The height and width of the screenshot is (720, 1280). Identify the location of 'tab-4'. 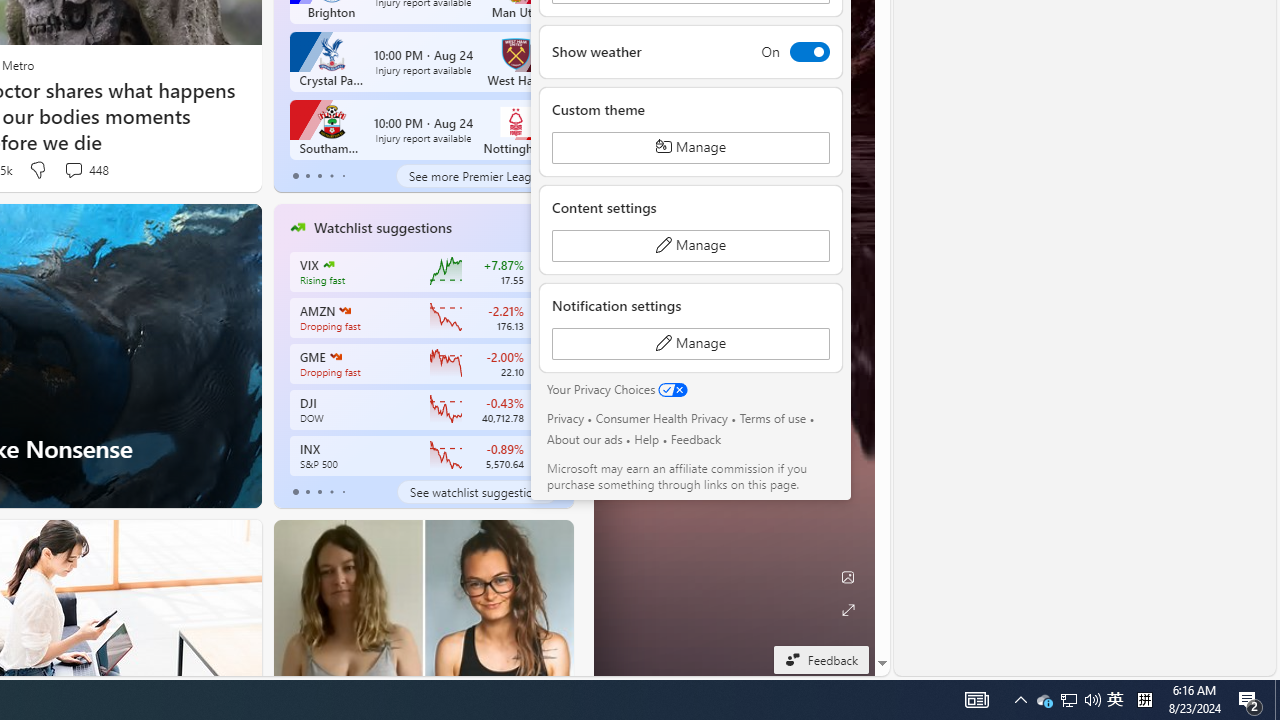
(343, 492).